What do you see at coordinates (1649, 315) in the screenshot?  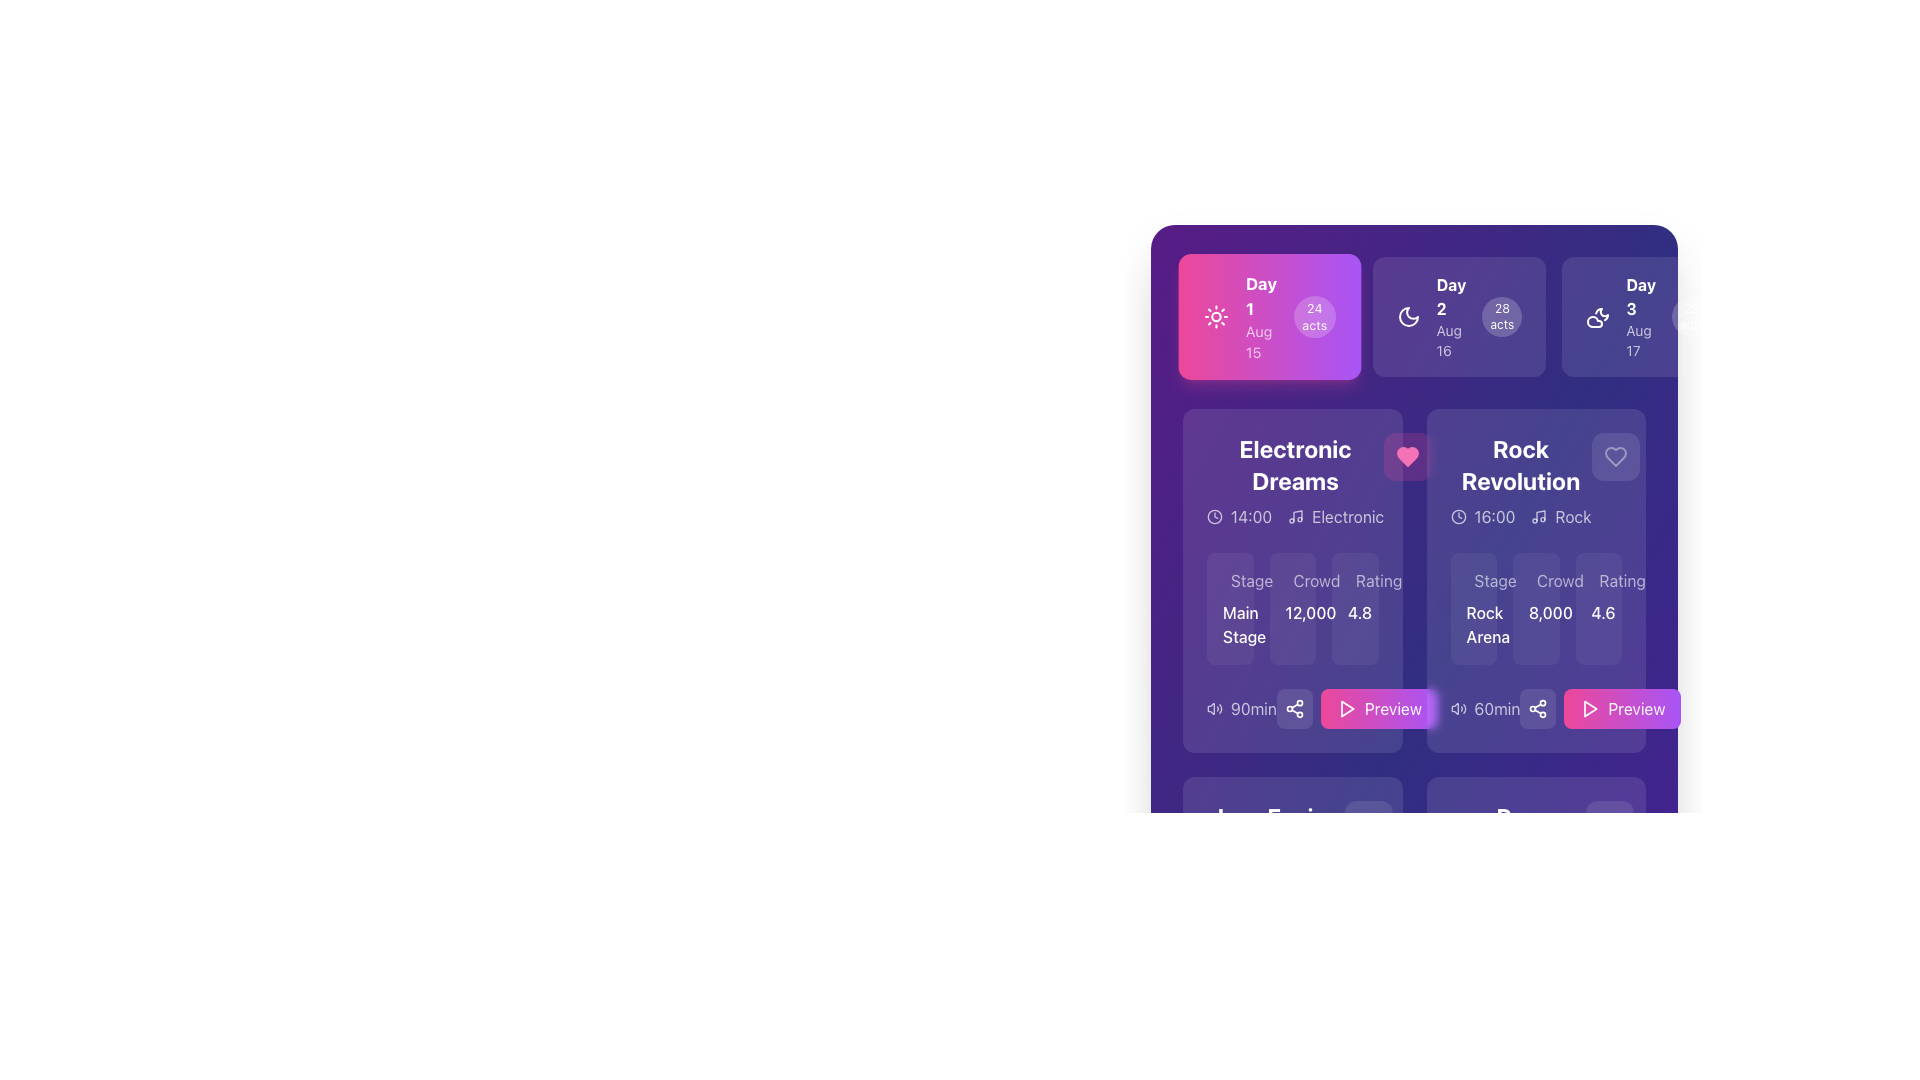 I see `the rectangular button labeled 'Day 3' with a purple background` at bounding box center [1649, 315].